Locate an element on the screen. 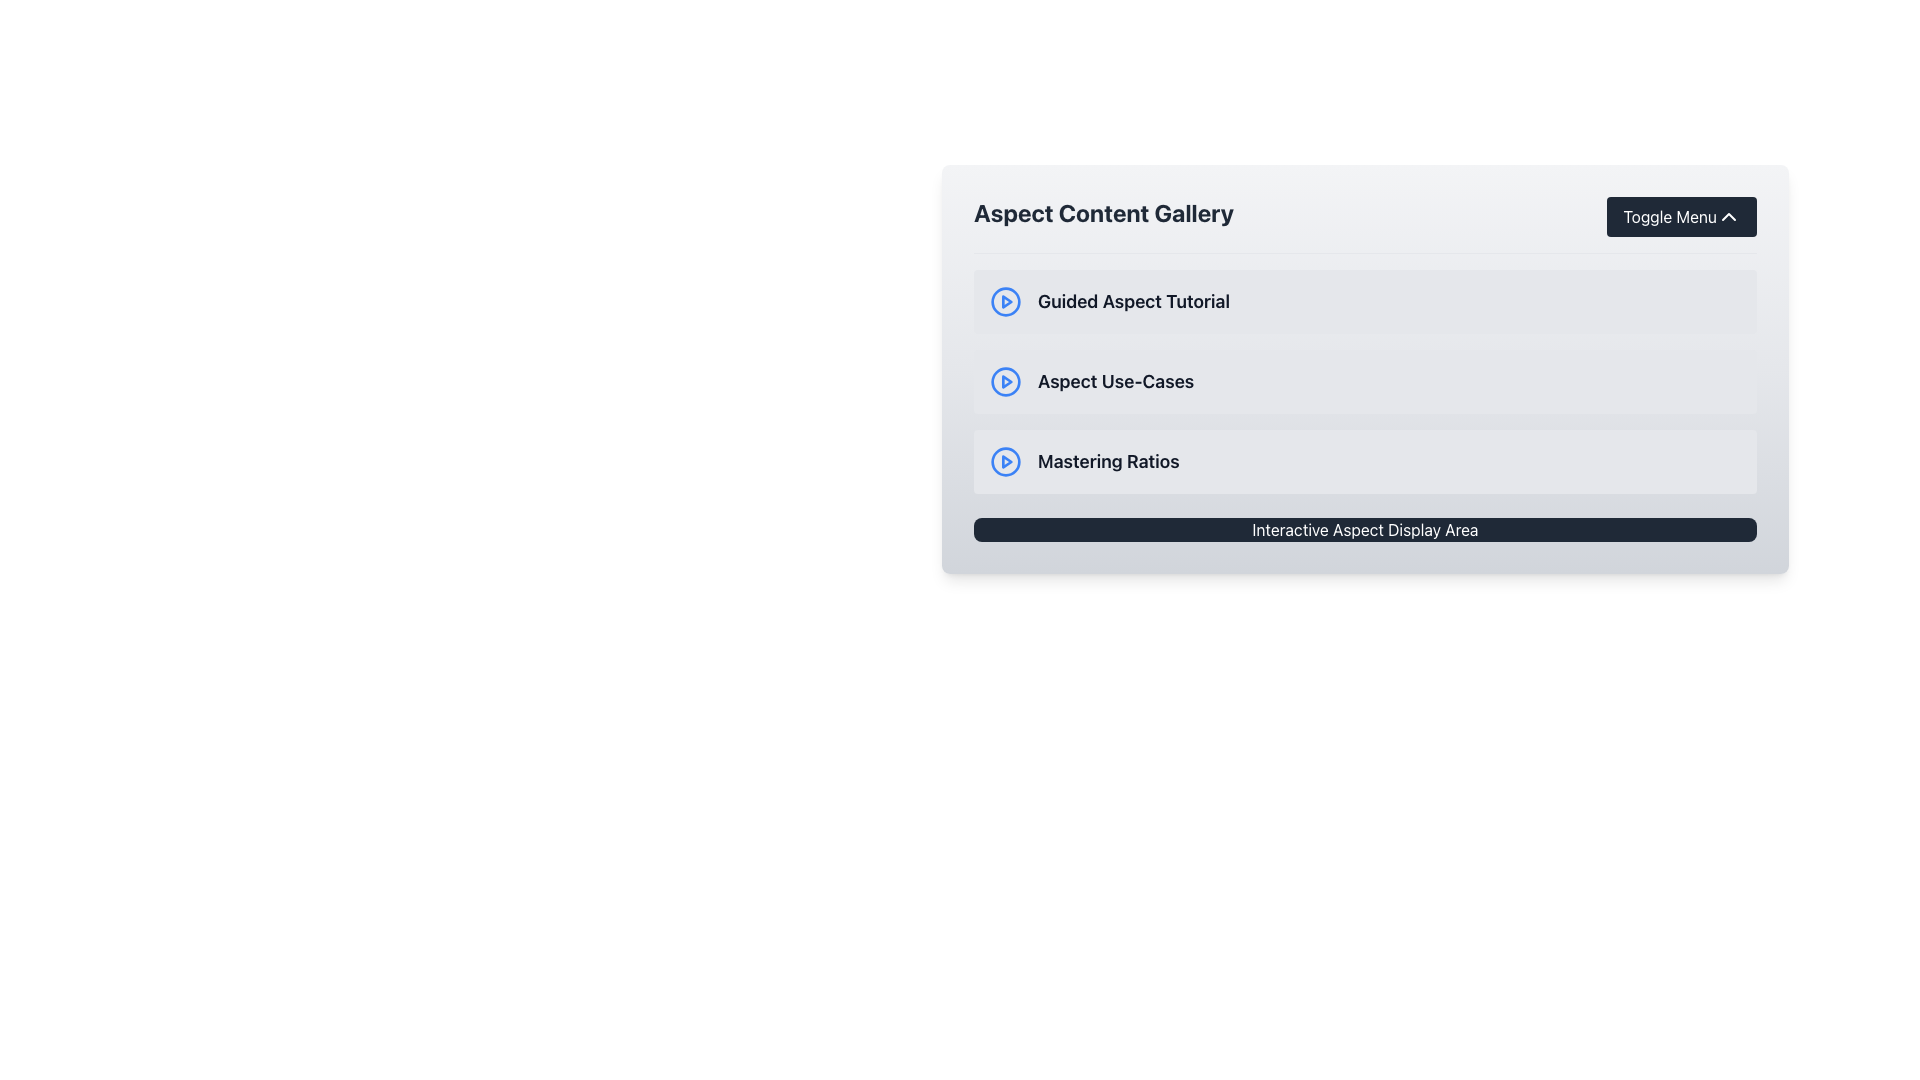 Image resolution: width=1920 pixels, height=1080 pixels. the 'Guided Aspect Tutorial' text label, which is styled in a bold and large font and represents a main heading in the list of options is located at coordinates (1133, 301).